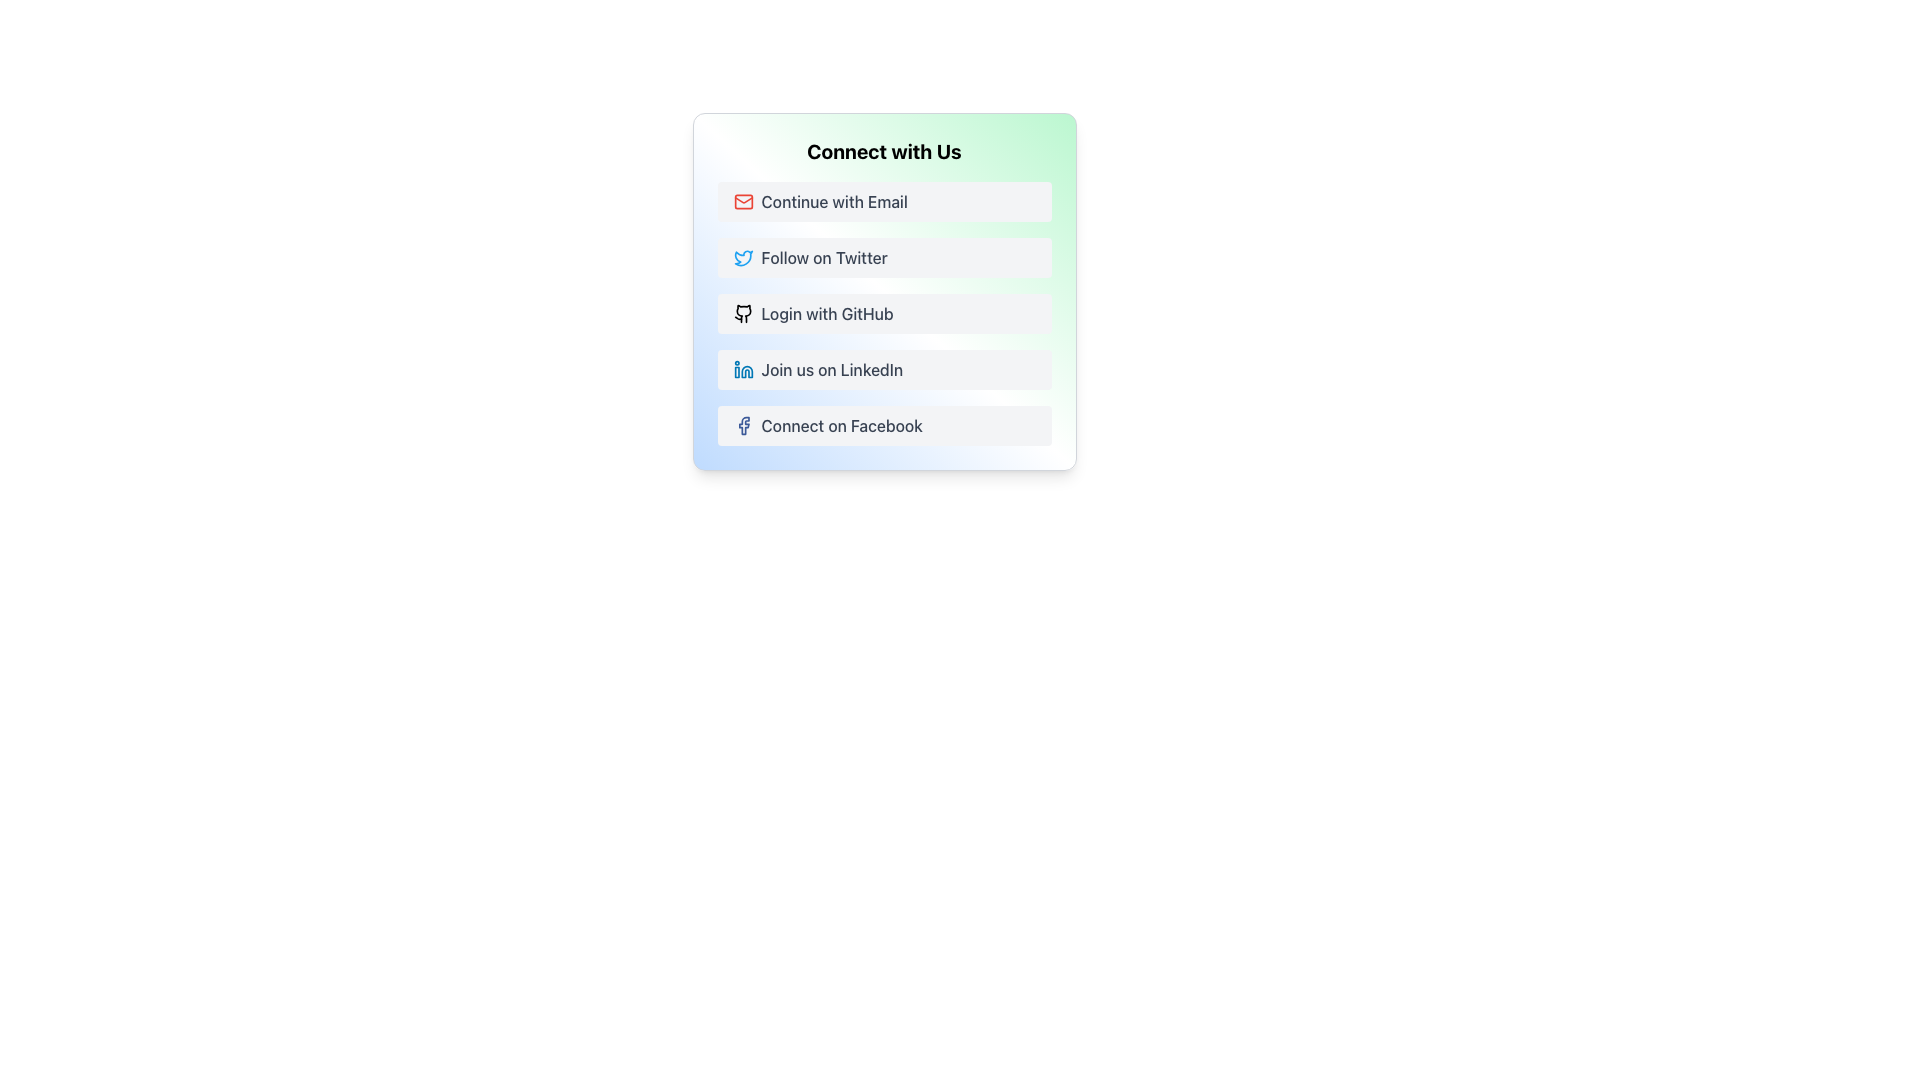 This screenshot has height=1080, width=1920. I want to click on the Facebook SVG Icon located in the 'Connect on Facebook' row at the bottom of the list of connection options, so click(742, 424).